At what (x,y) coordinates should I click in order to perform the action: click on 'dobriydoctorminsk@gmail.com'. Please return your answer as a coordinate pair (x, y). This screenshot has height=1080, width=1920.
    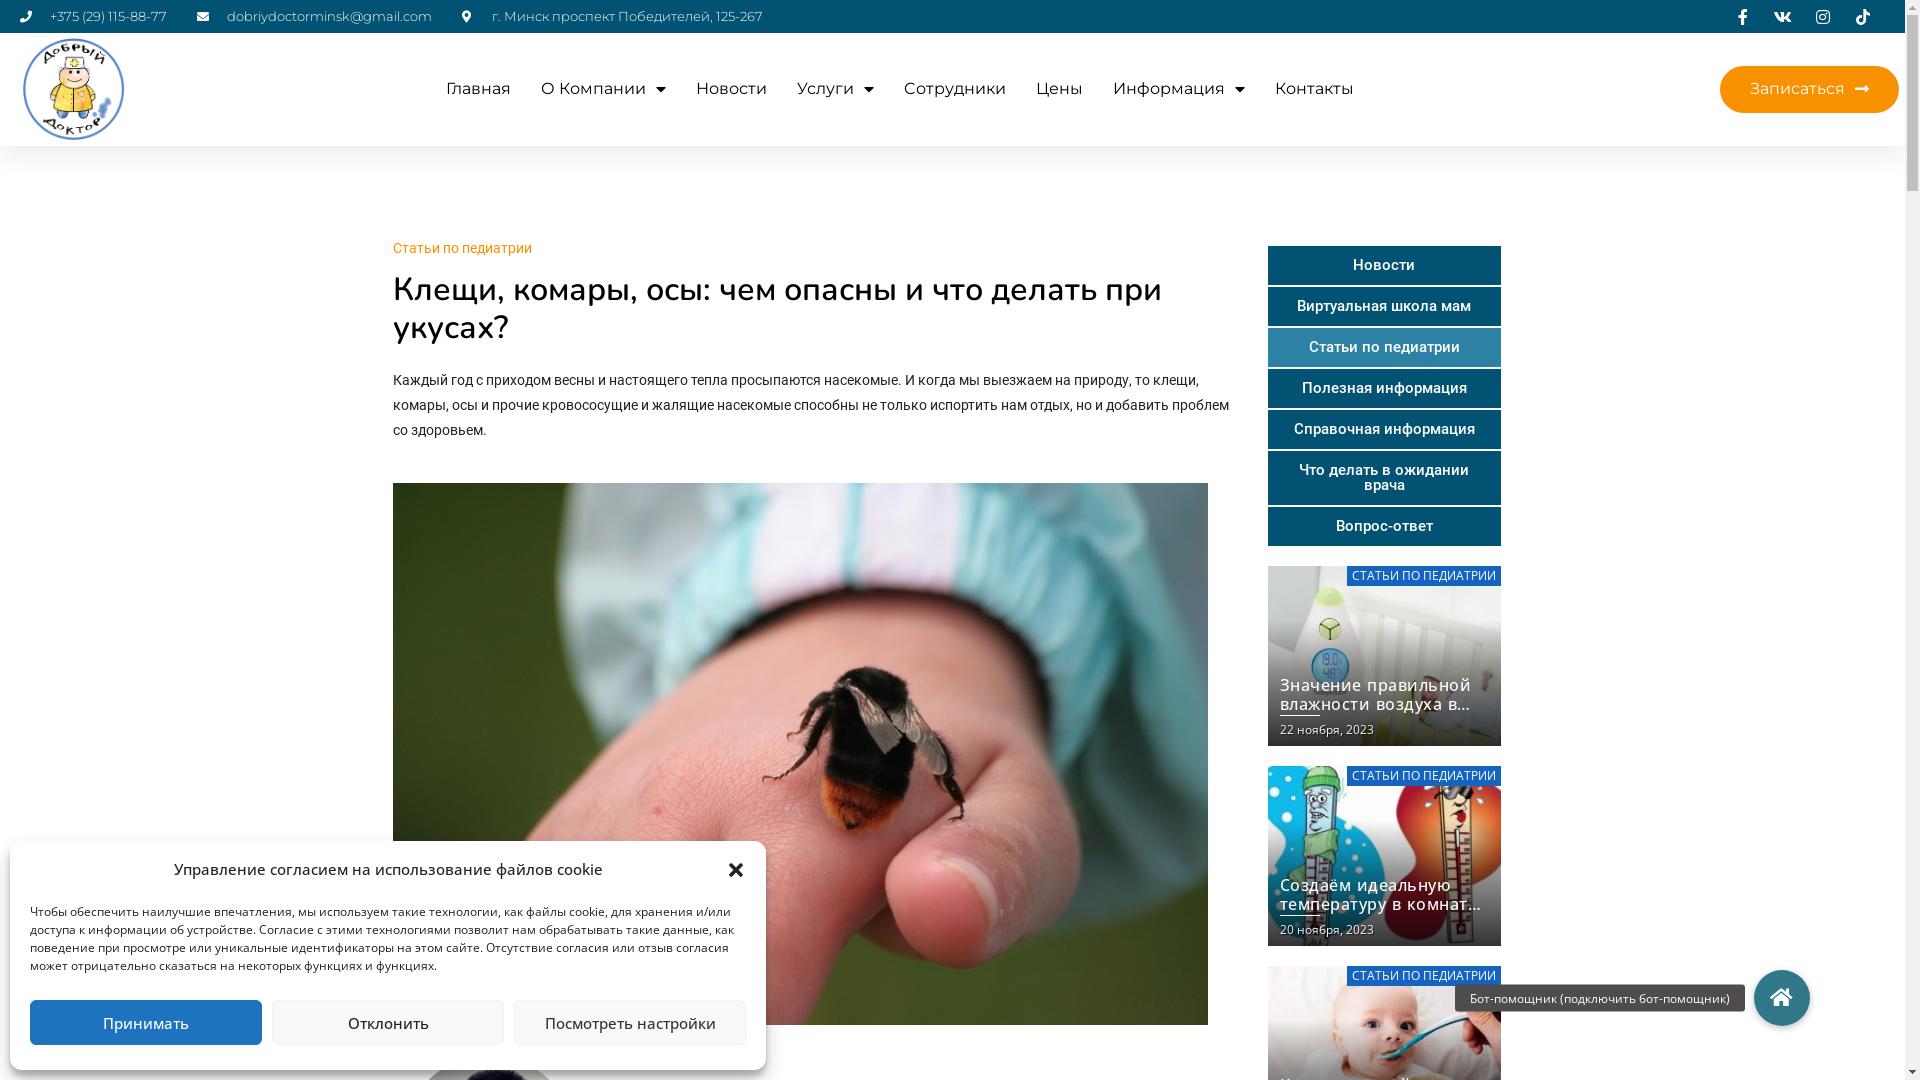
    Looking at the image, I should click on (313, 16).